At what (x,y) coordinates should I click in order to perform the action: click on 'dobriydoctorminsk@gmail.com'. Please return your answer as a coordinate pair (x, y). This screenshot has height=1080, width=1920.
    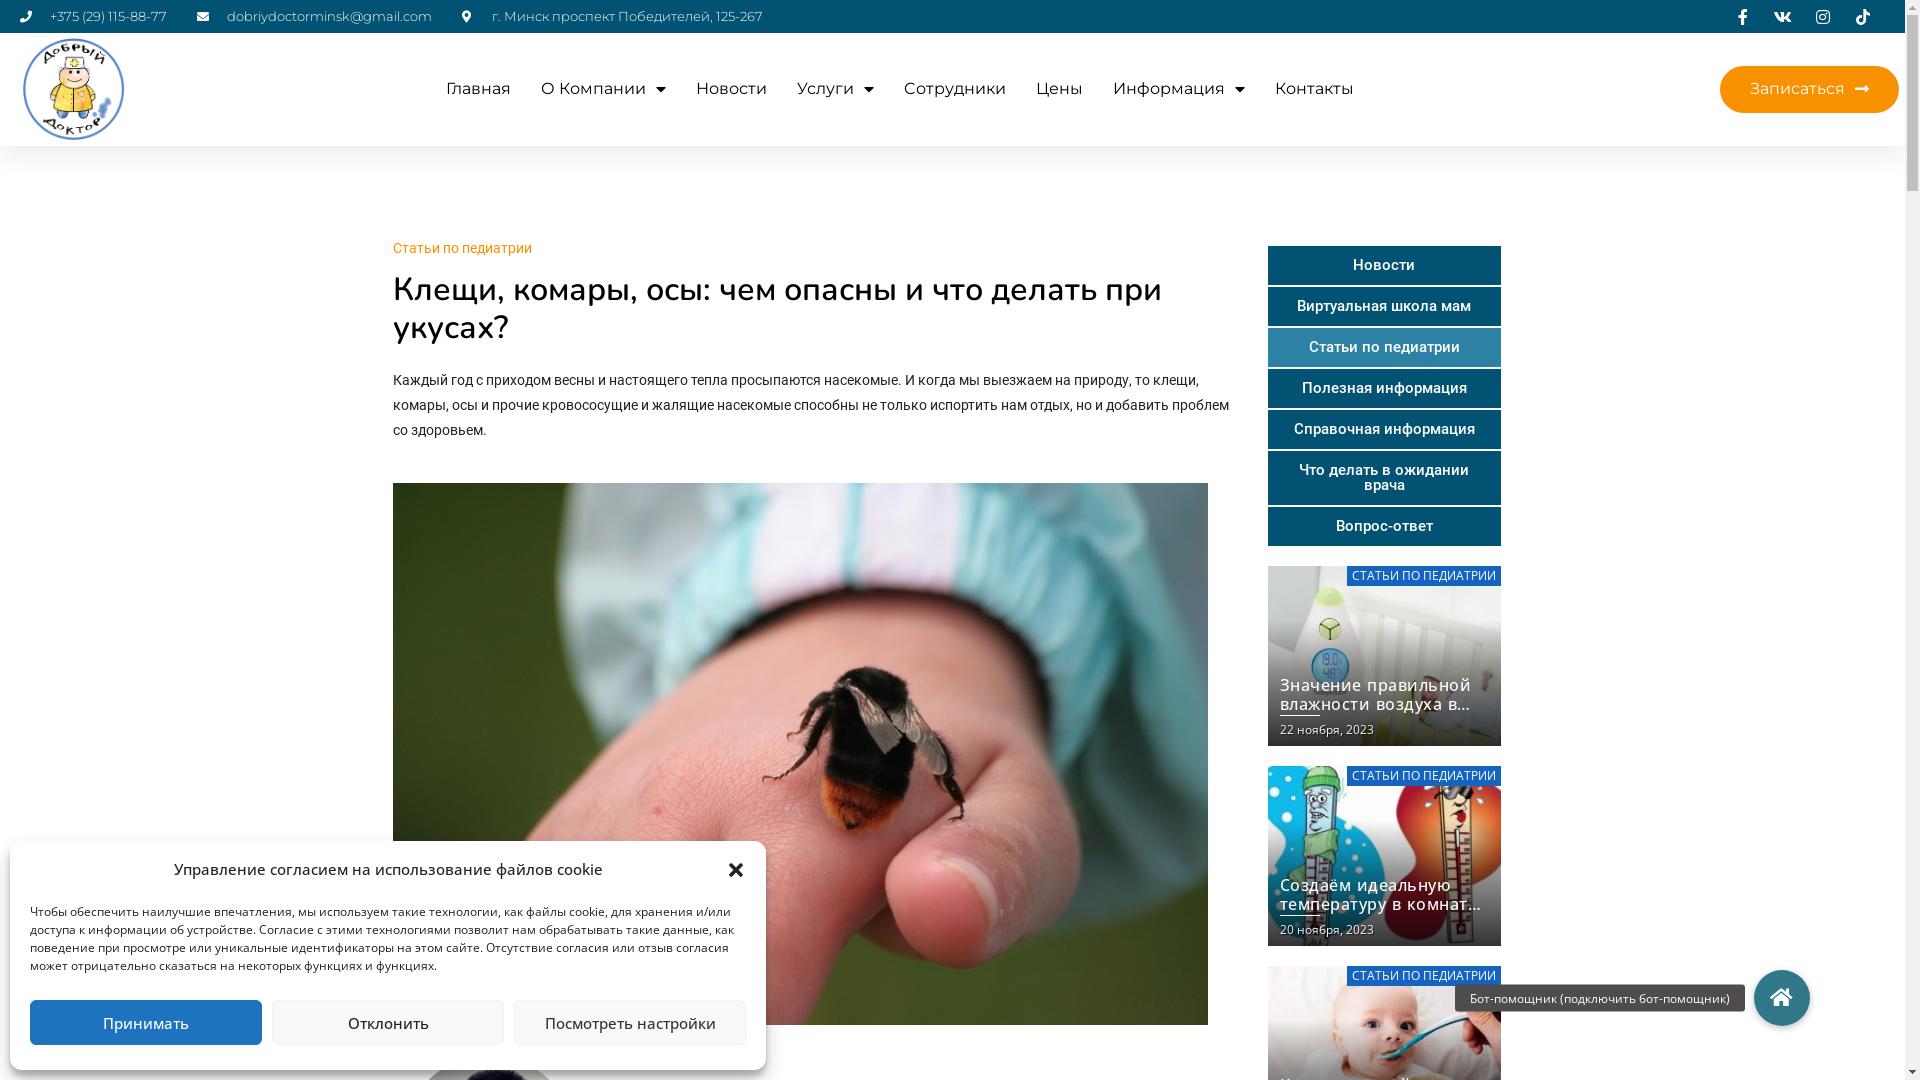
    Looking at the image, I should click on (313, 16).